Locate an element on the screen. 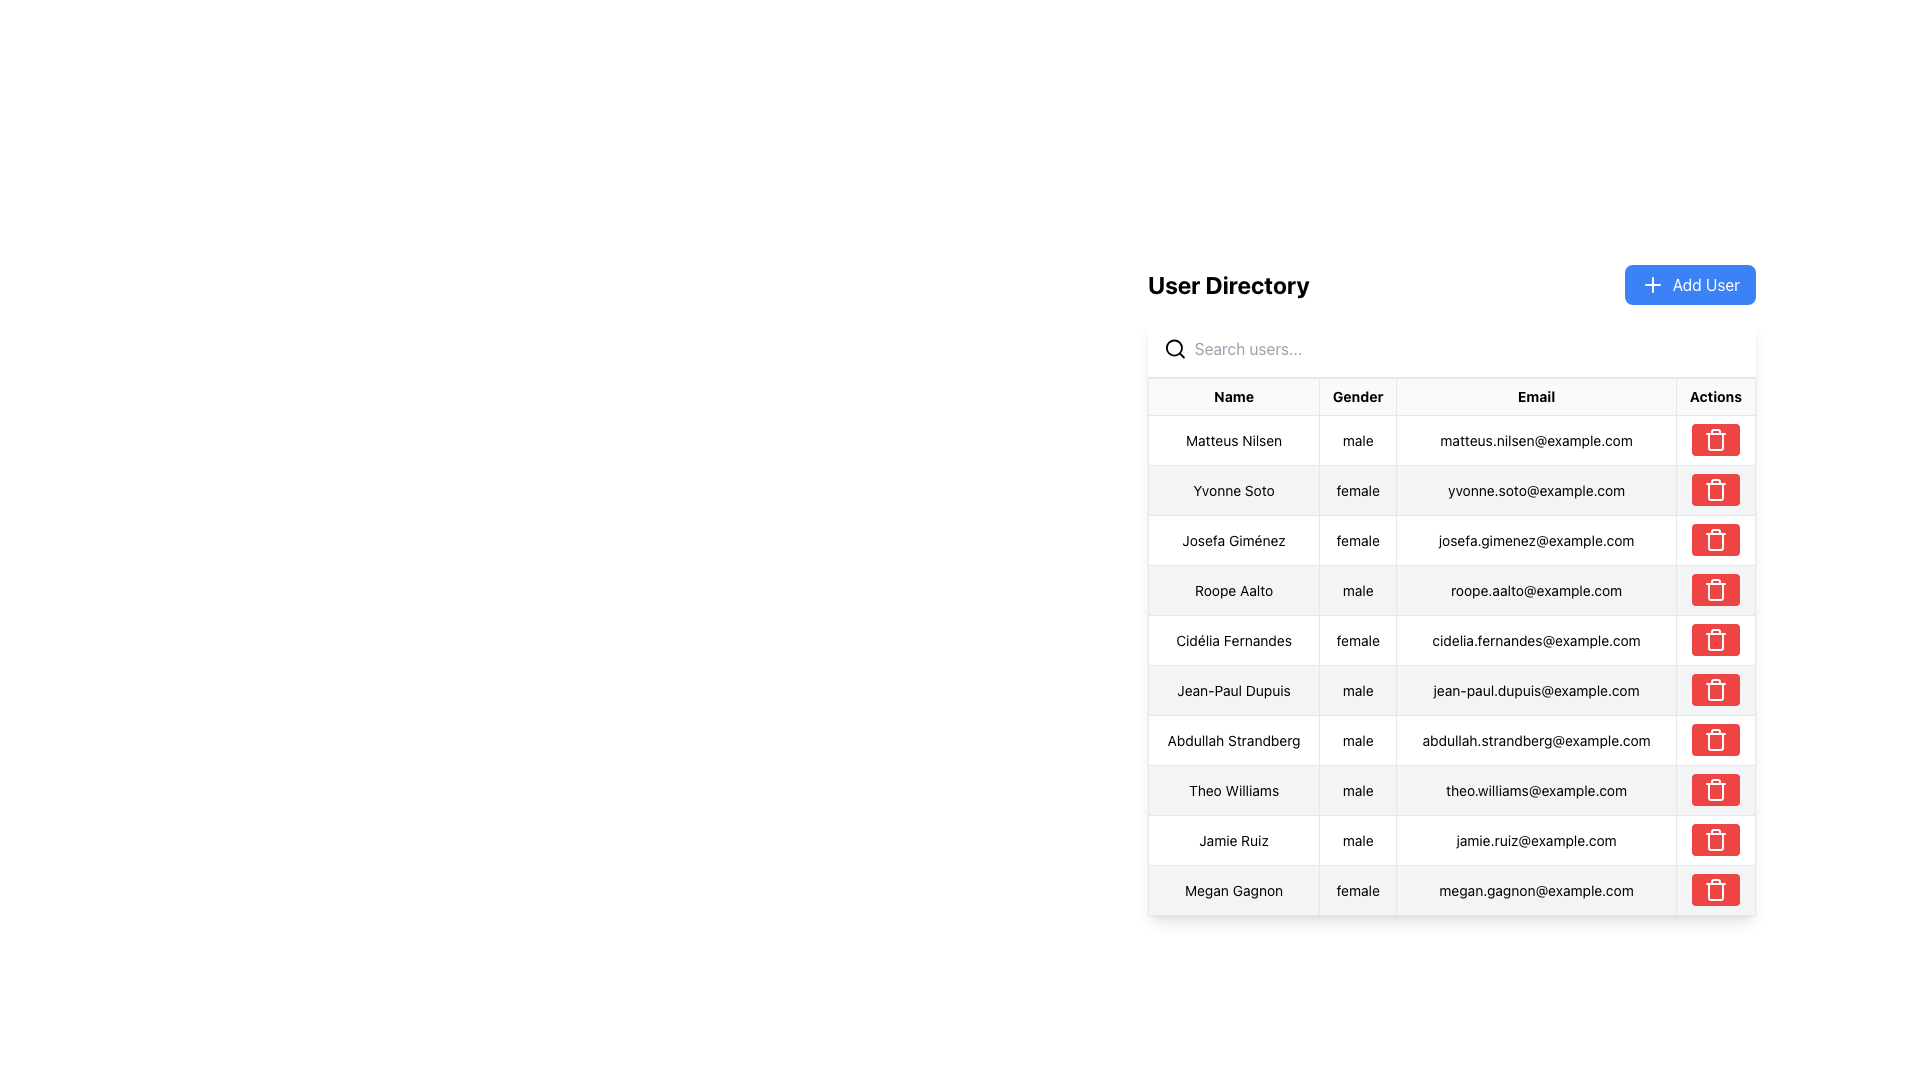 The width and height of the screenshot is (1920, 1080). the content of the Text Label displaying 'Josefa Giménez' in the user directory table, which is the first cell in the 'Name' column is located at coordinates (1232, 540).